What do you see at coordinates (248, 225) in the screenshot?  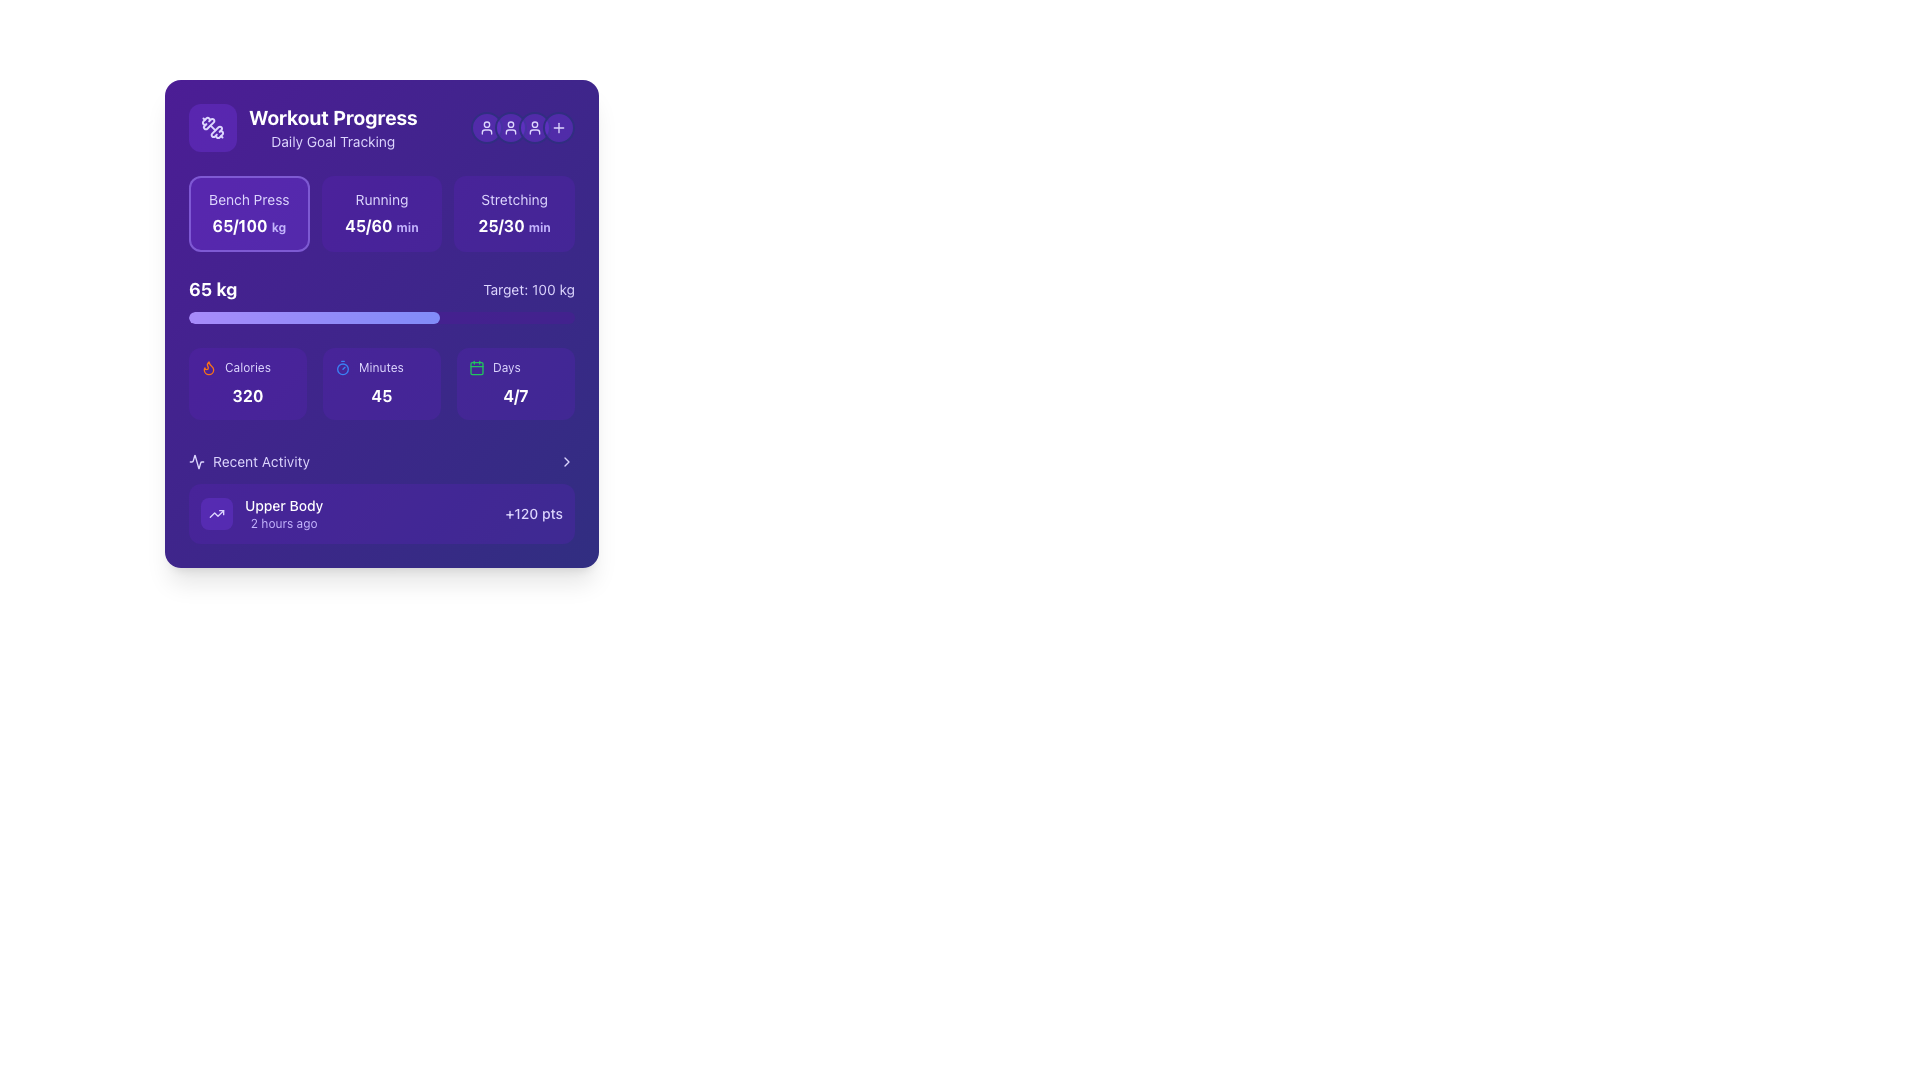 I see `the Text display element that shows the current and target weight lifted in the bench press exercise, located below the 'Bench Press' title and aligned with the first metric in the 'Workout Progress' section` at bounding box center [248, 225].